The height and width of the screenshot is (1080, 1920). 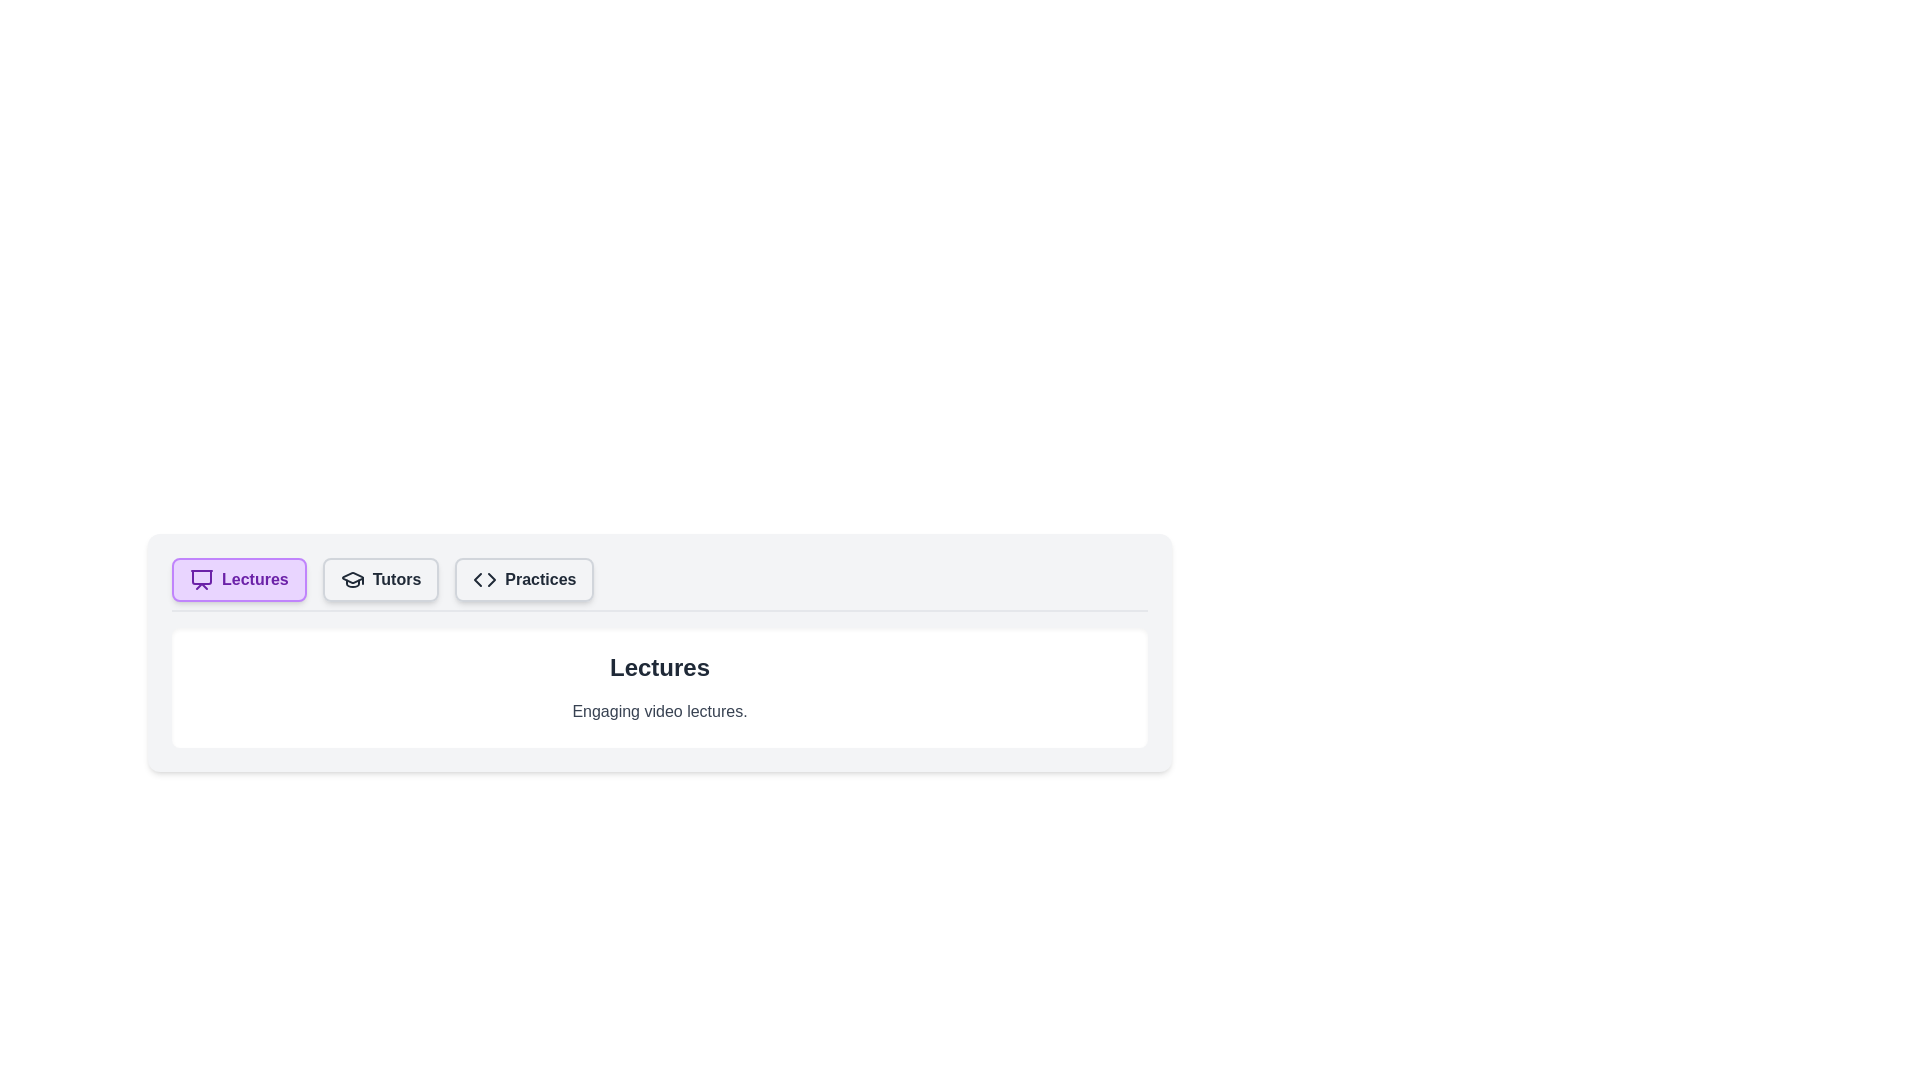 What do you see at coordinates (660, 667) in the screenshot?
I see `the 'Lectures' header element` at bounding box center [660, 667].